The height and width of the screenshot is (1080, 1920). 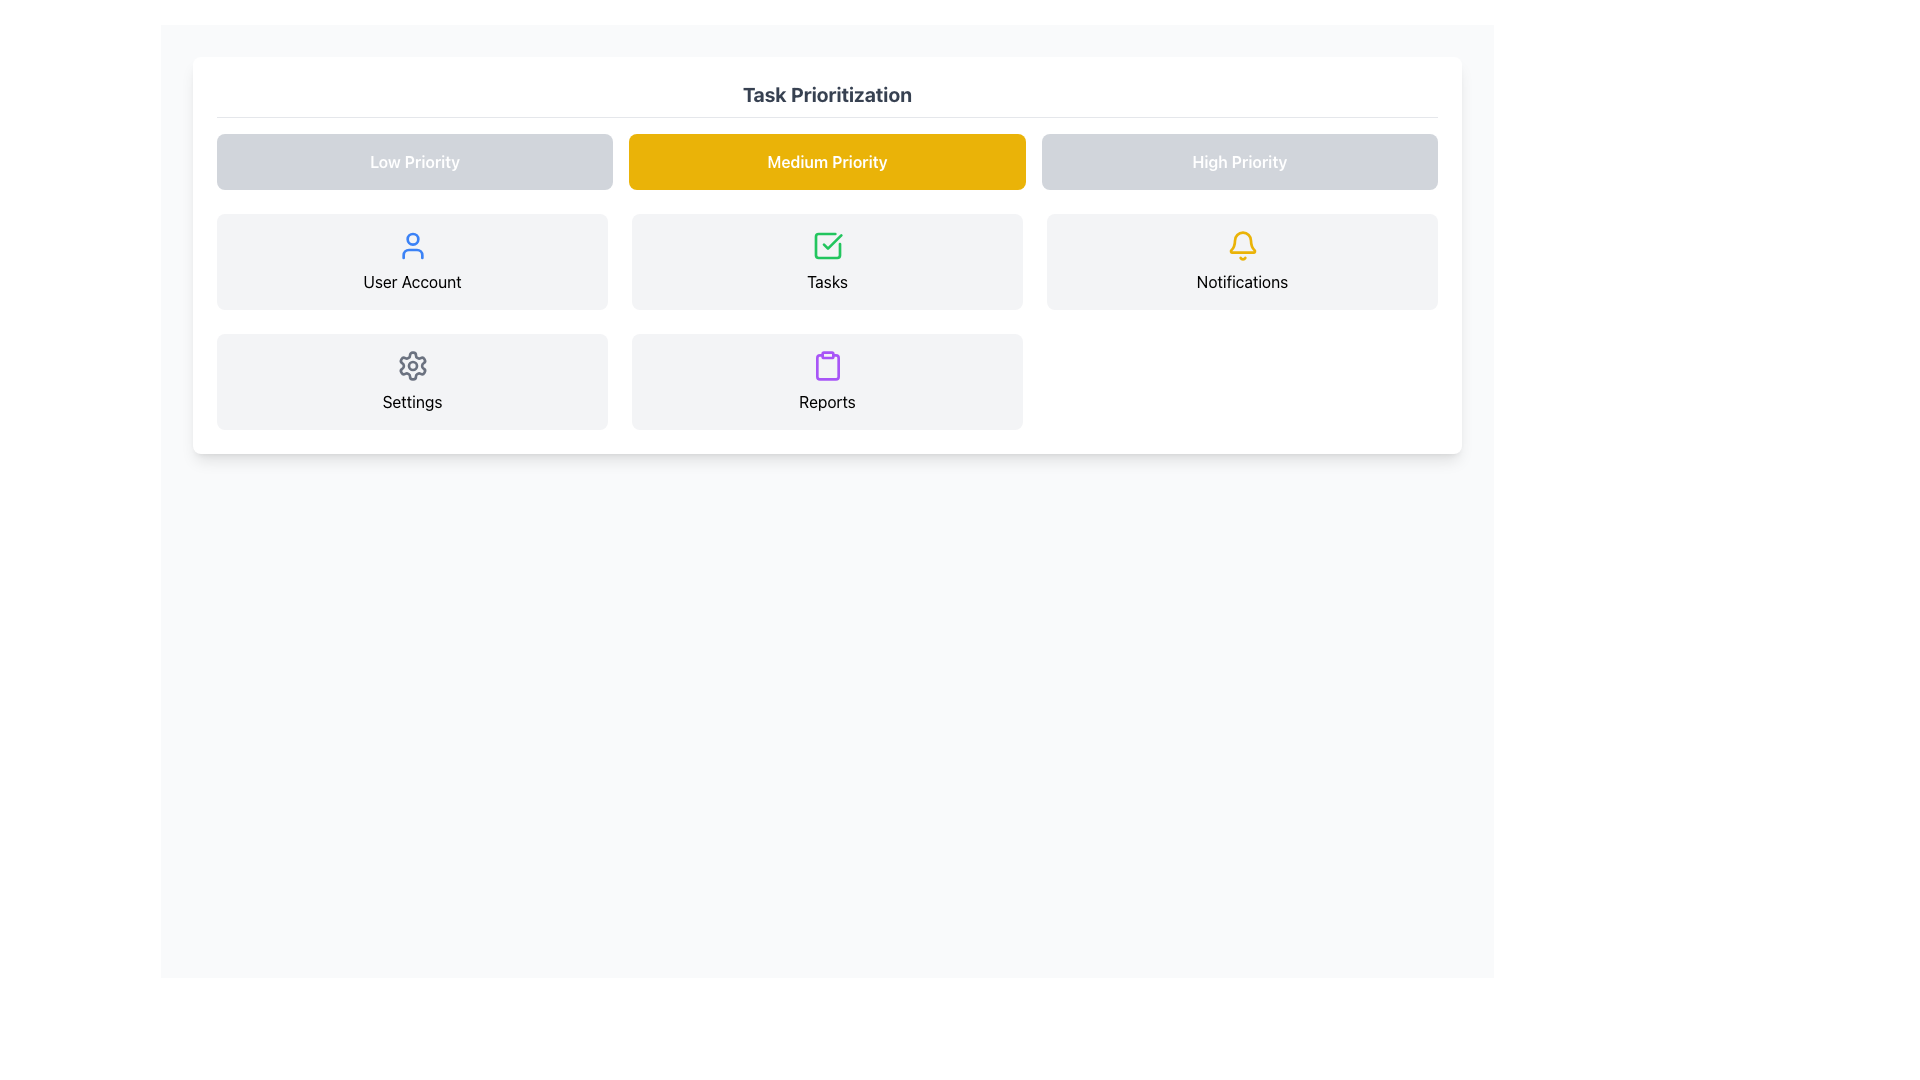 What do you see at coordinates (411, 381) in the screenshot?
I see `the navigation card in the second row, first column` at bounding box center [411, 381].